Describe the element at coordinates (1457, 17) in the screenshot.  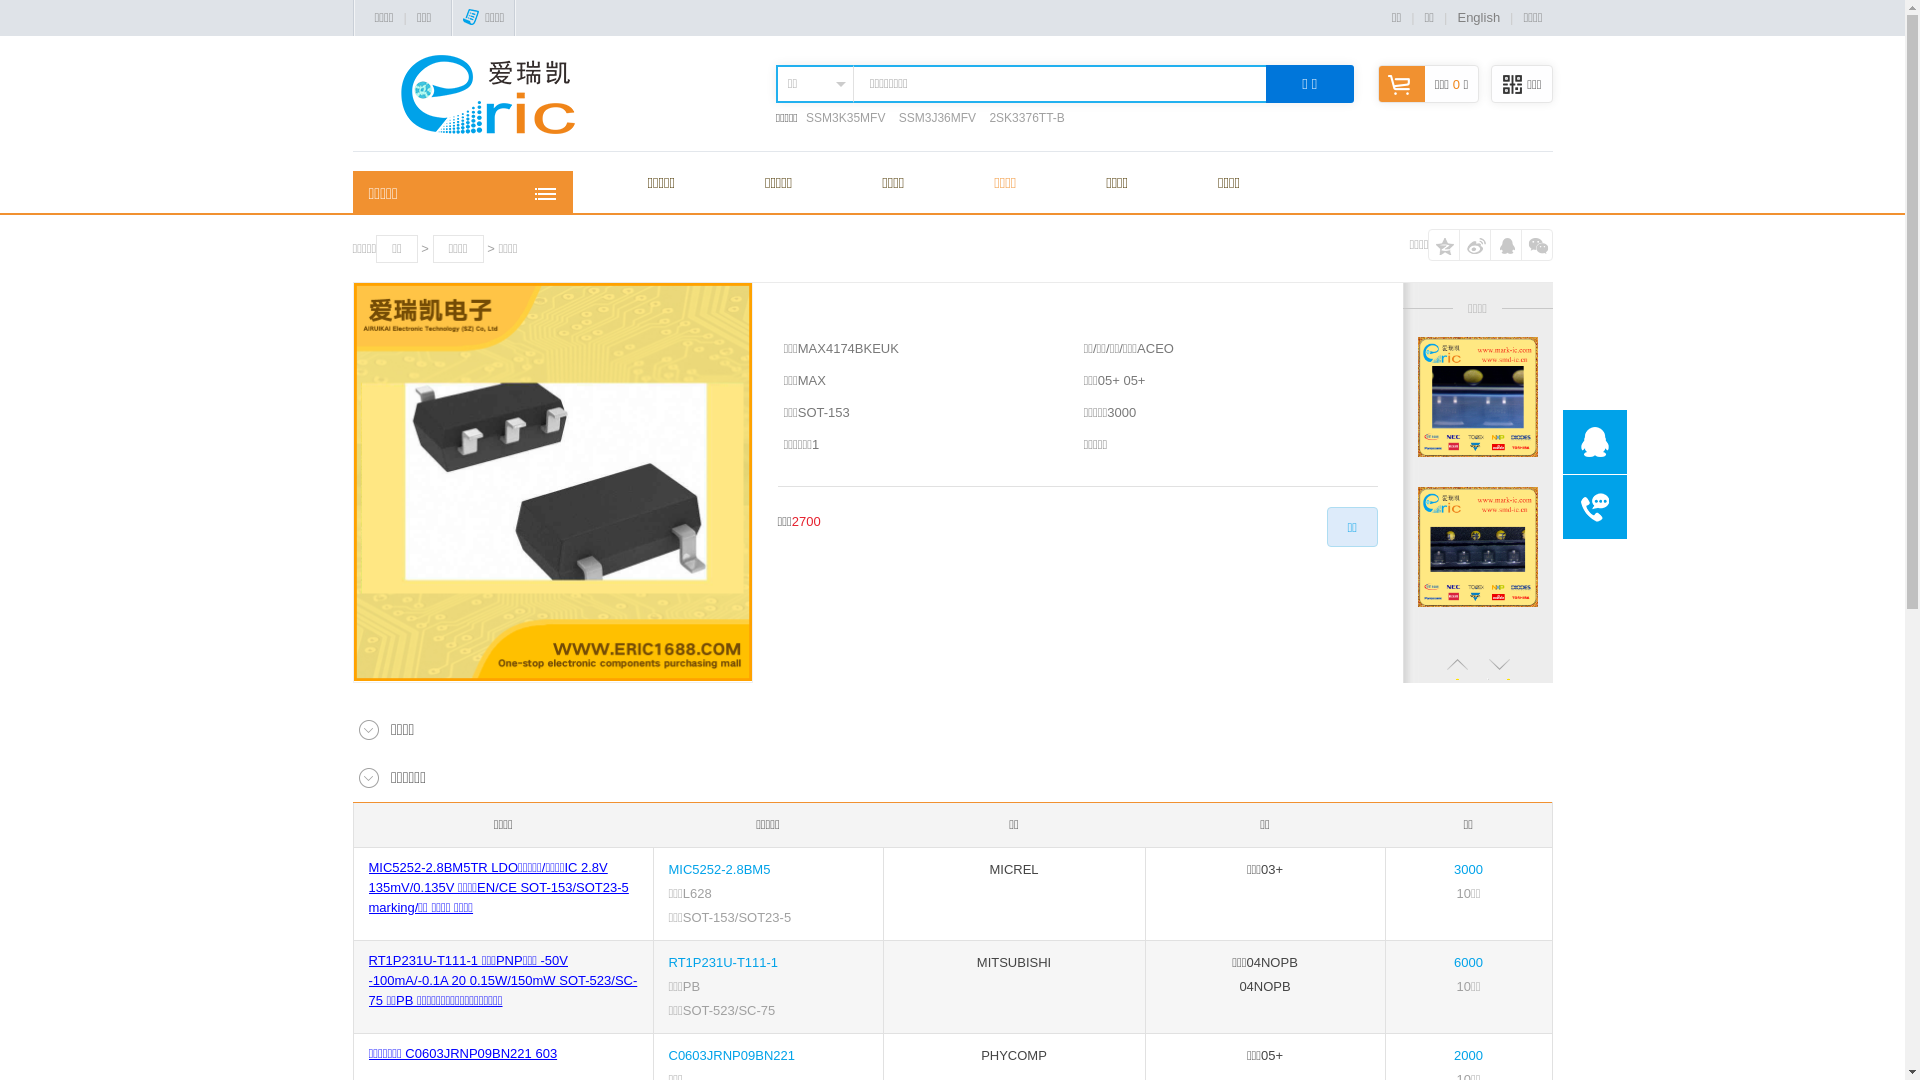
I see `'English'` at that location.